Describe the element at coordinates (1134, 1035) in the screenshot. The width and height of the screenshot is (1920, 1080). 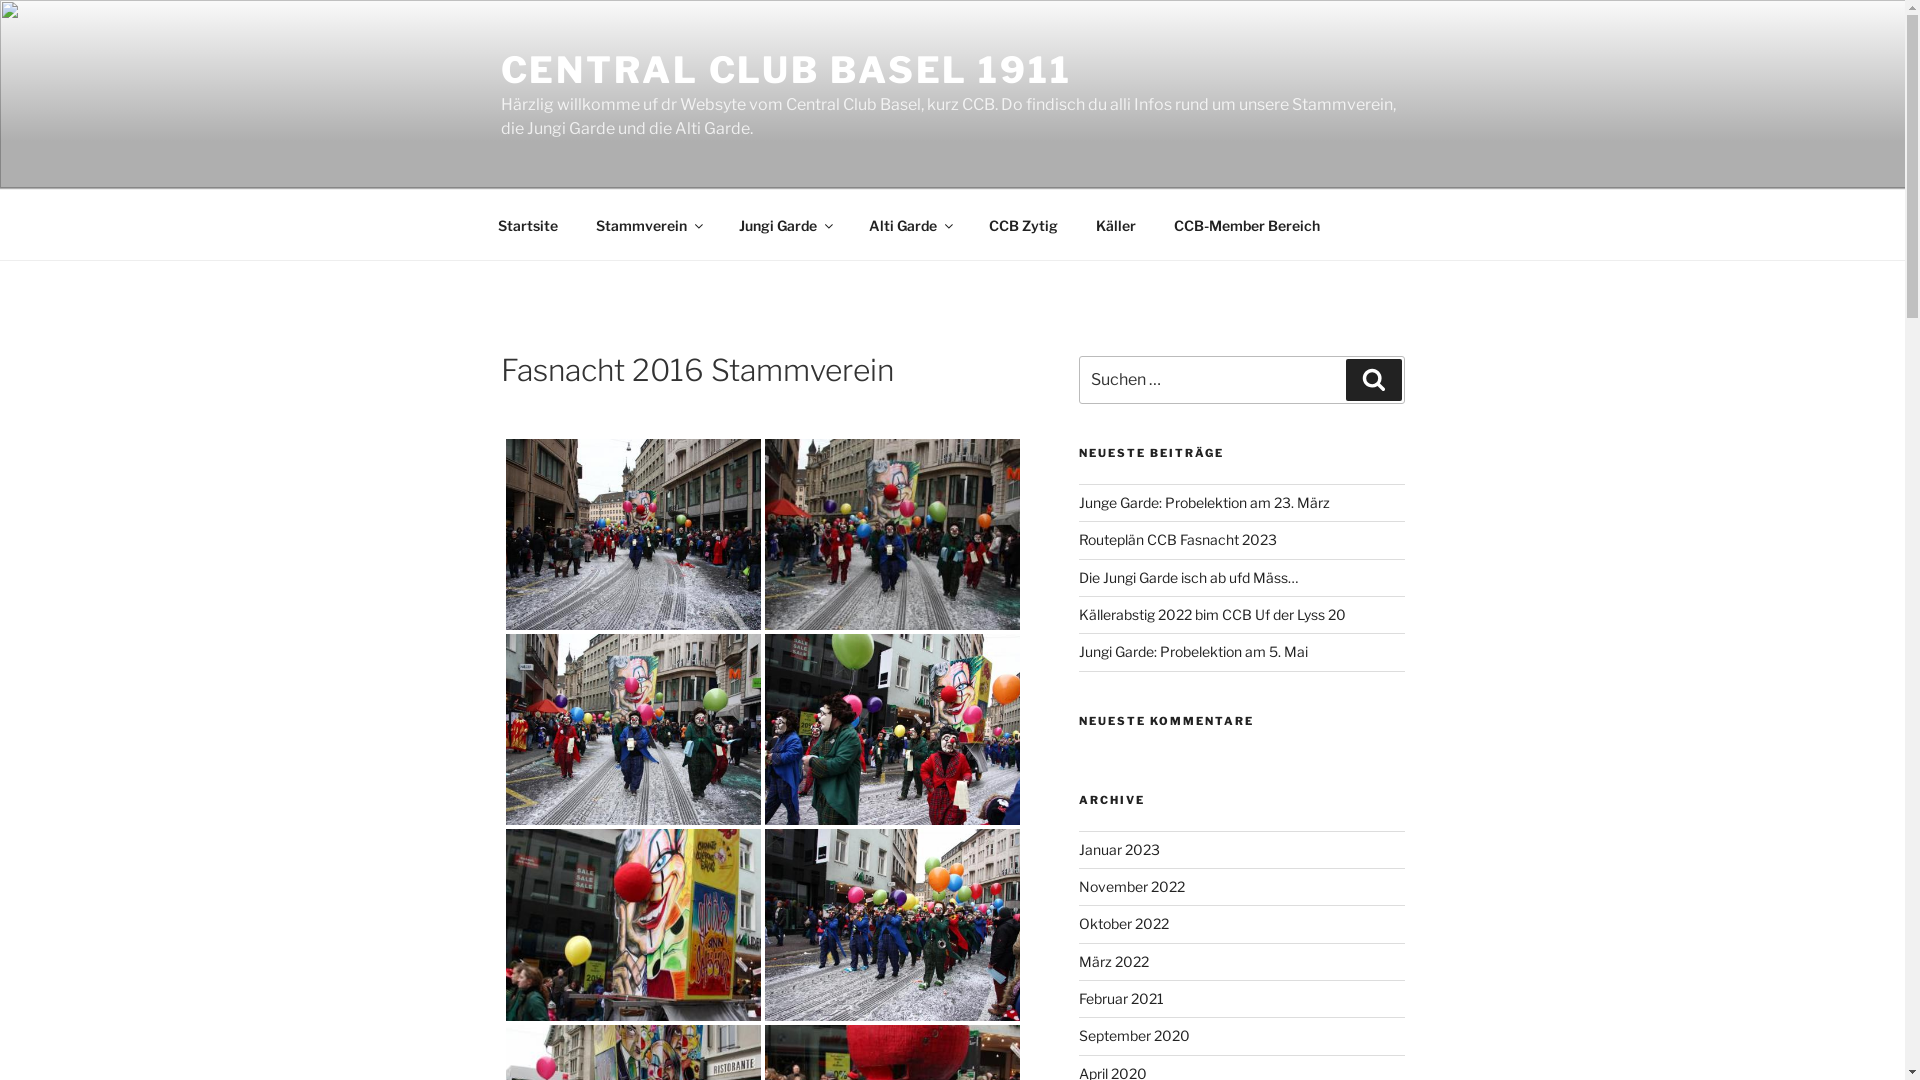
I see `'September 2020'` at that location.